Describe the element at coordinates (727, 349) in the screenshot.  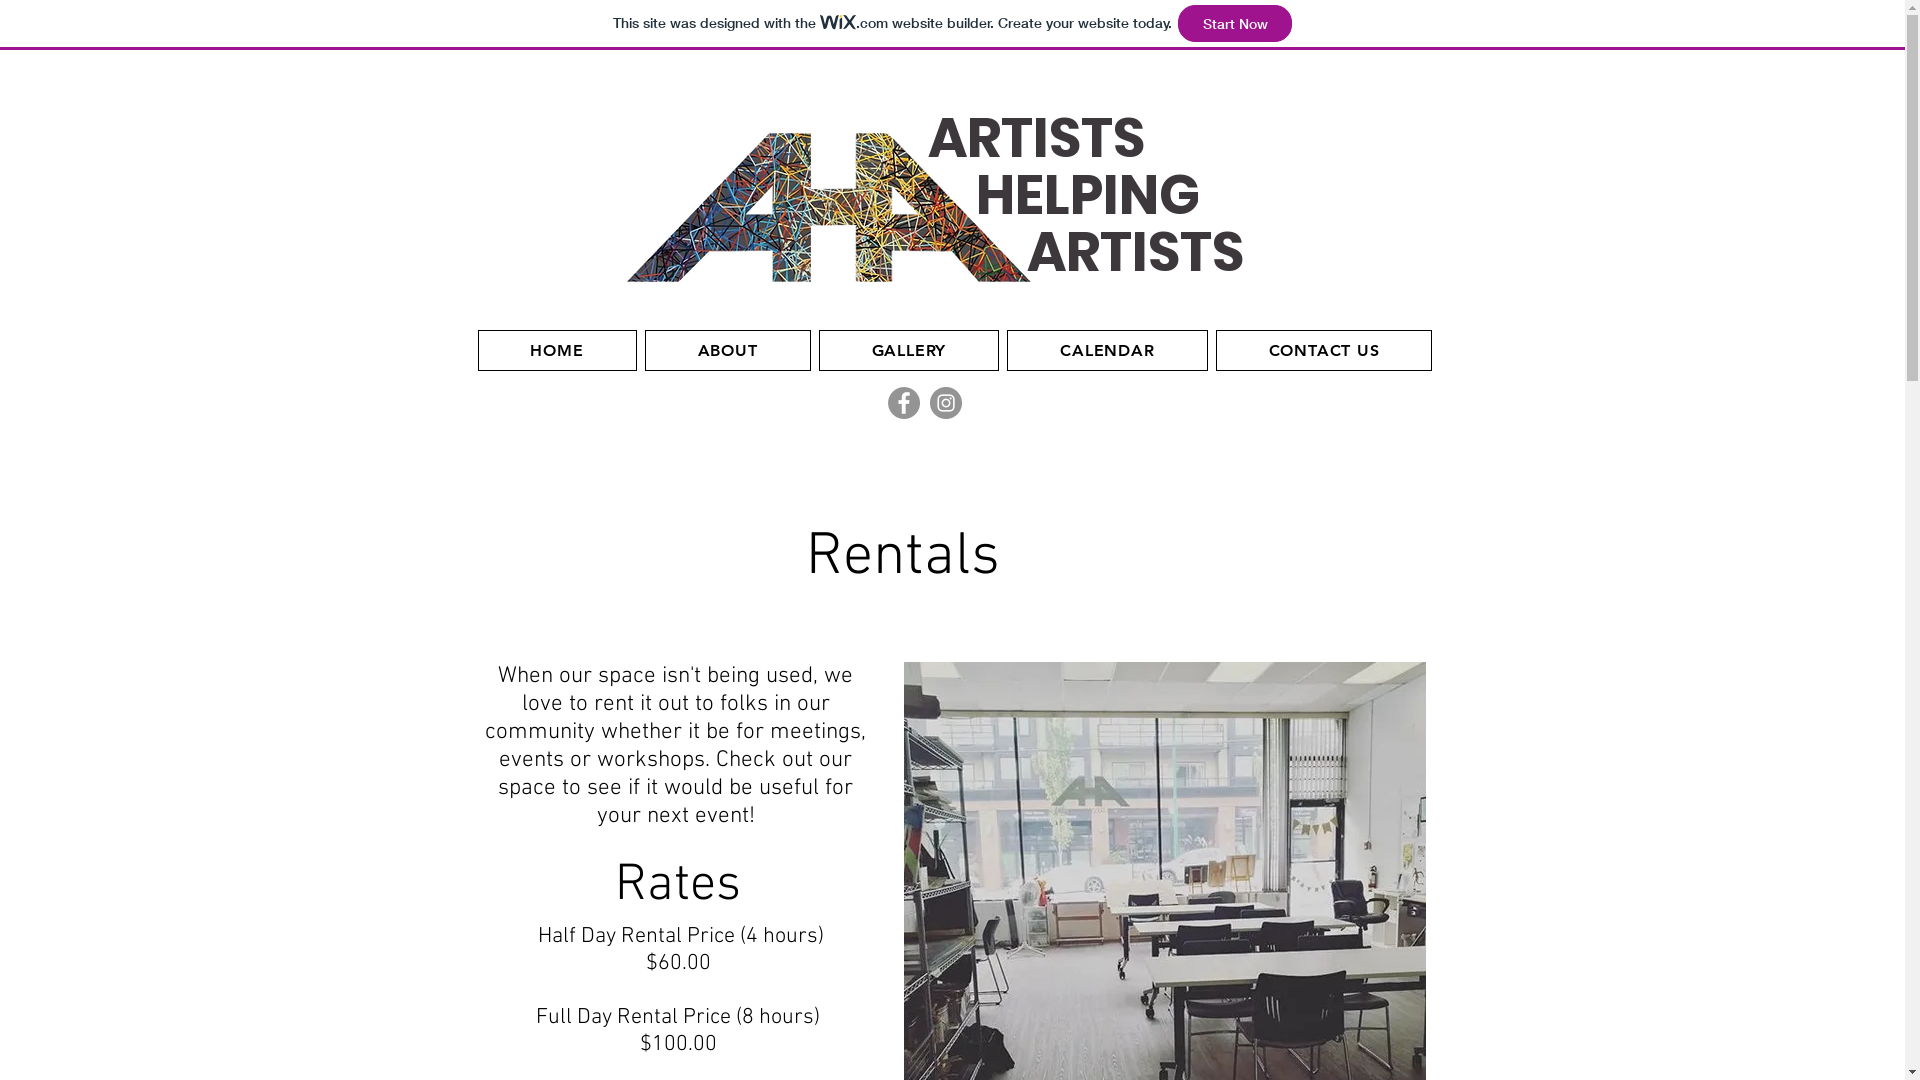
I see `'ABOUT'` at that location.